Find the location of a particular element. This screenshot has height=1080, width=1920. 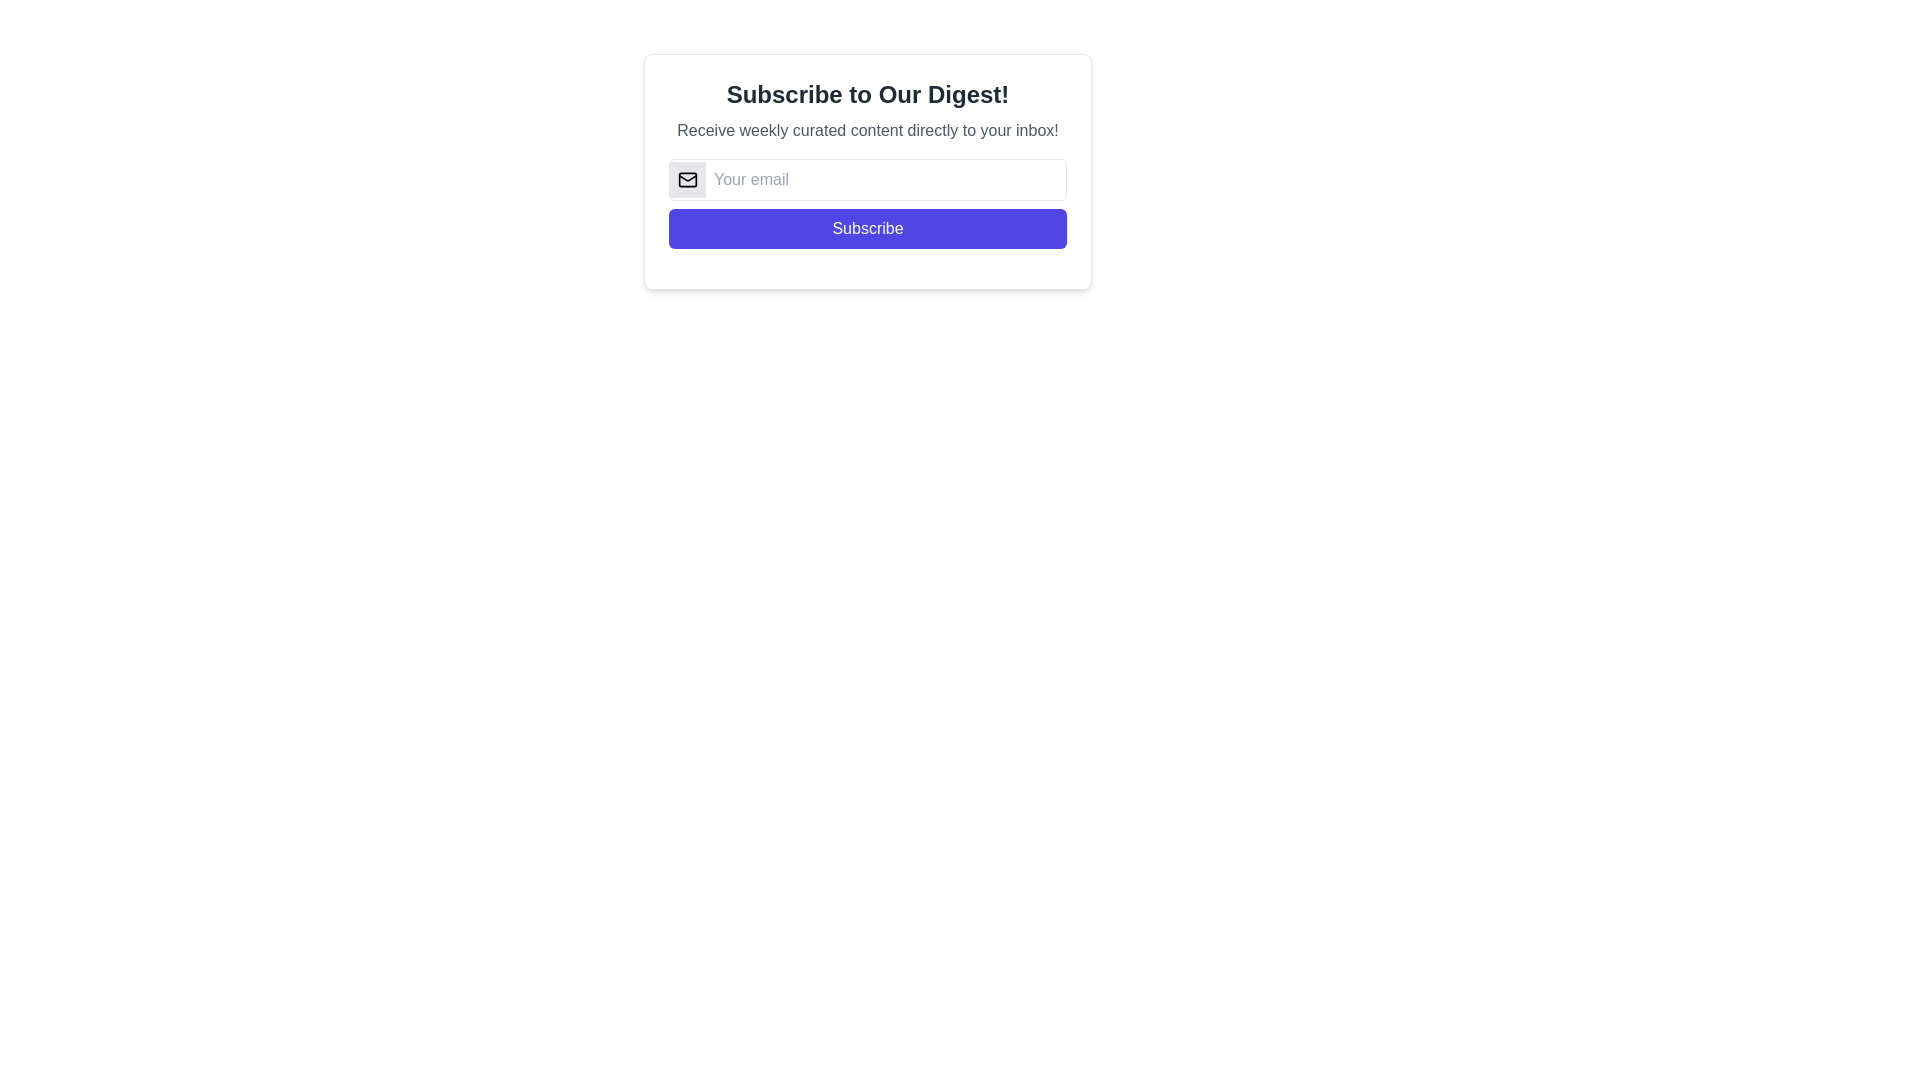

the email input field of the subscription modal to focus on it is located at coordinates (868, 171).